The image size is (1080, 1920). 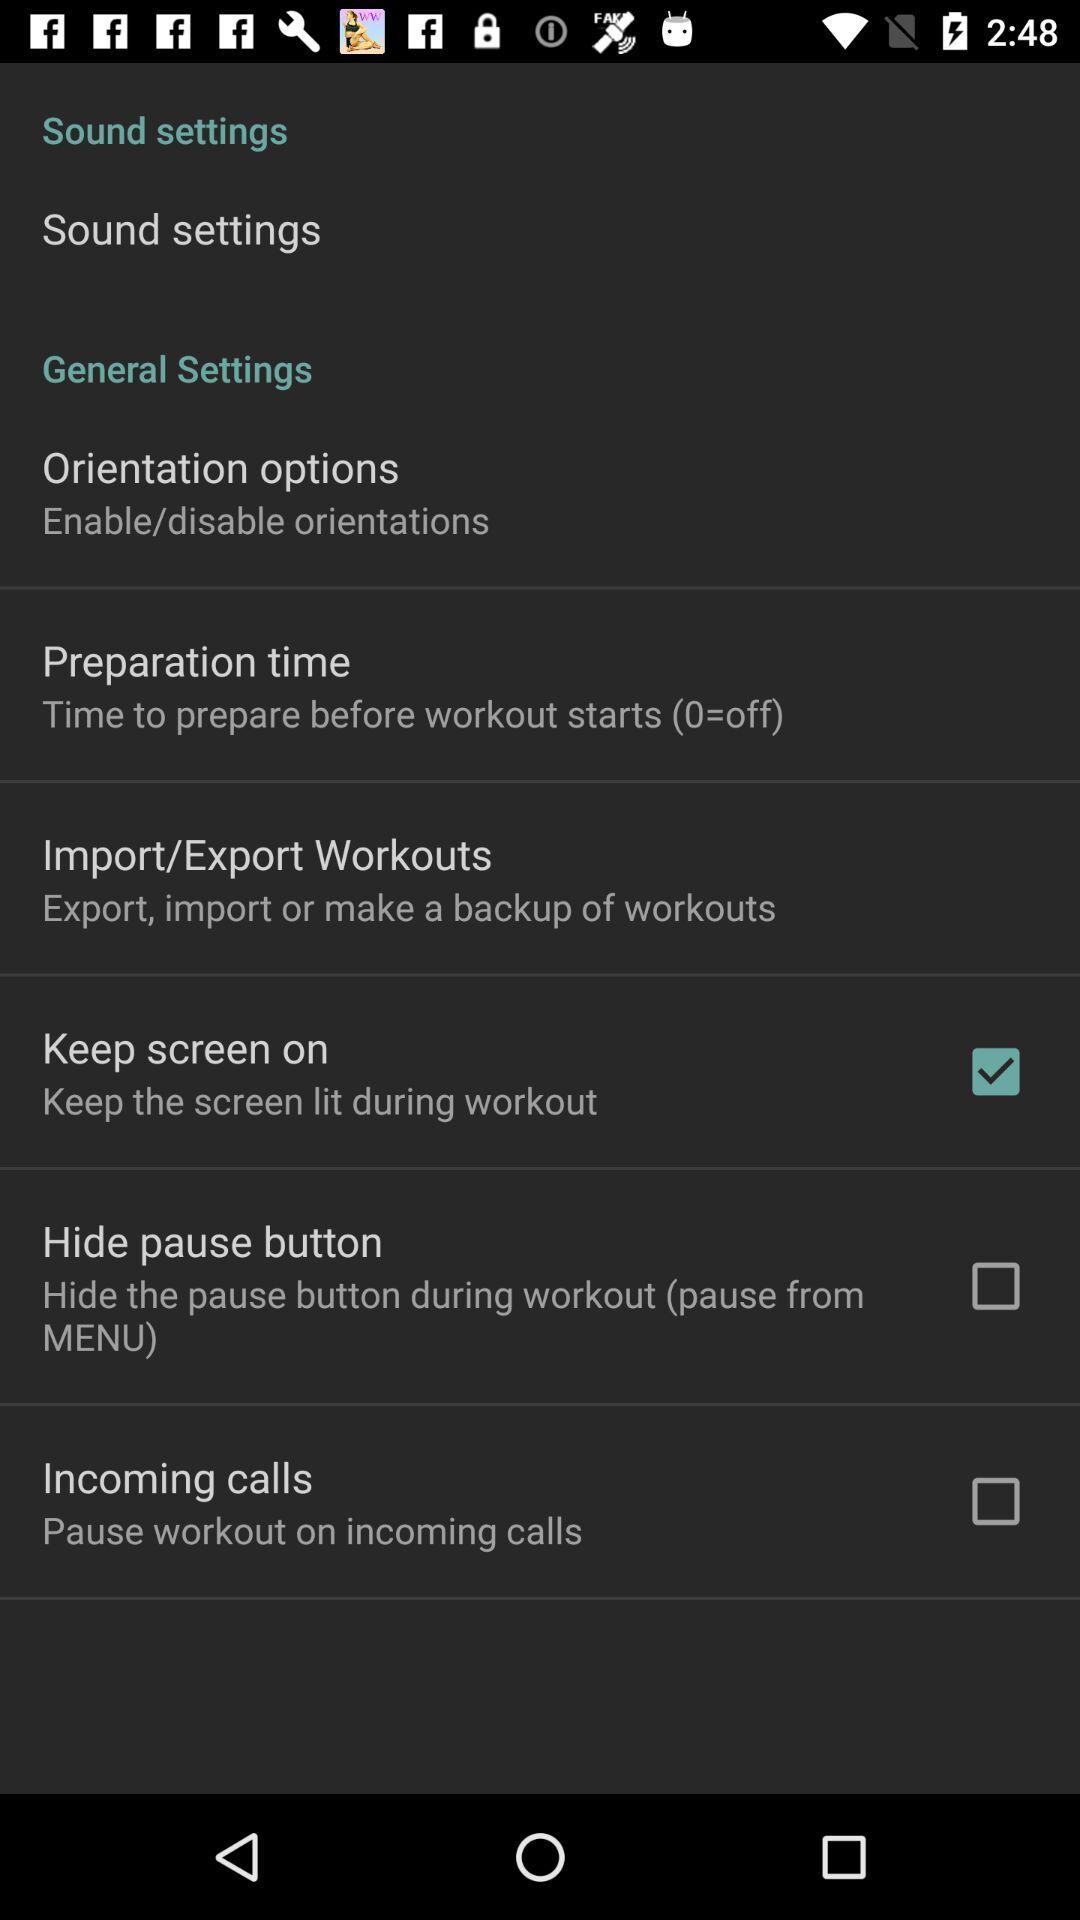 I want to click on the icon below enable/disable orientations icon, so click(x=196, y=660).